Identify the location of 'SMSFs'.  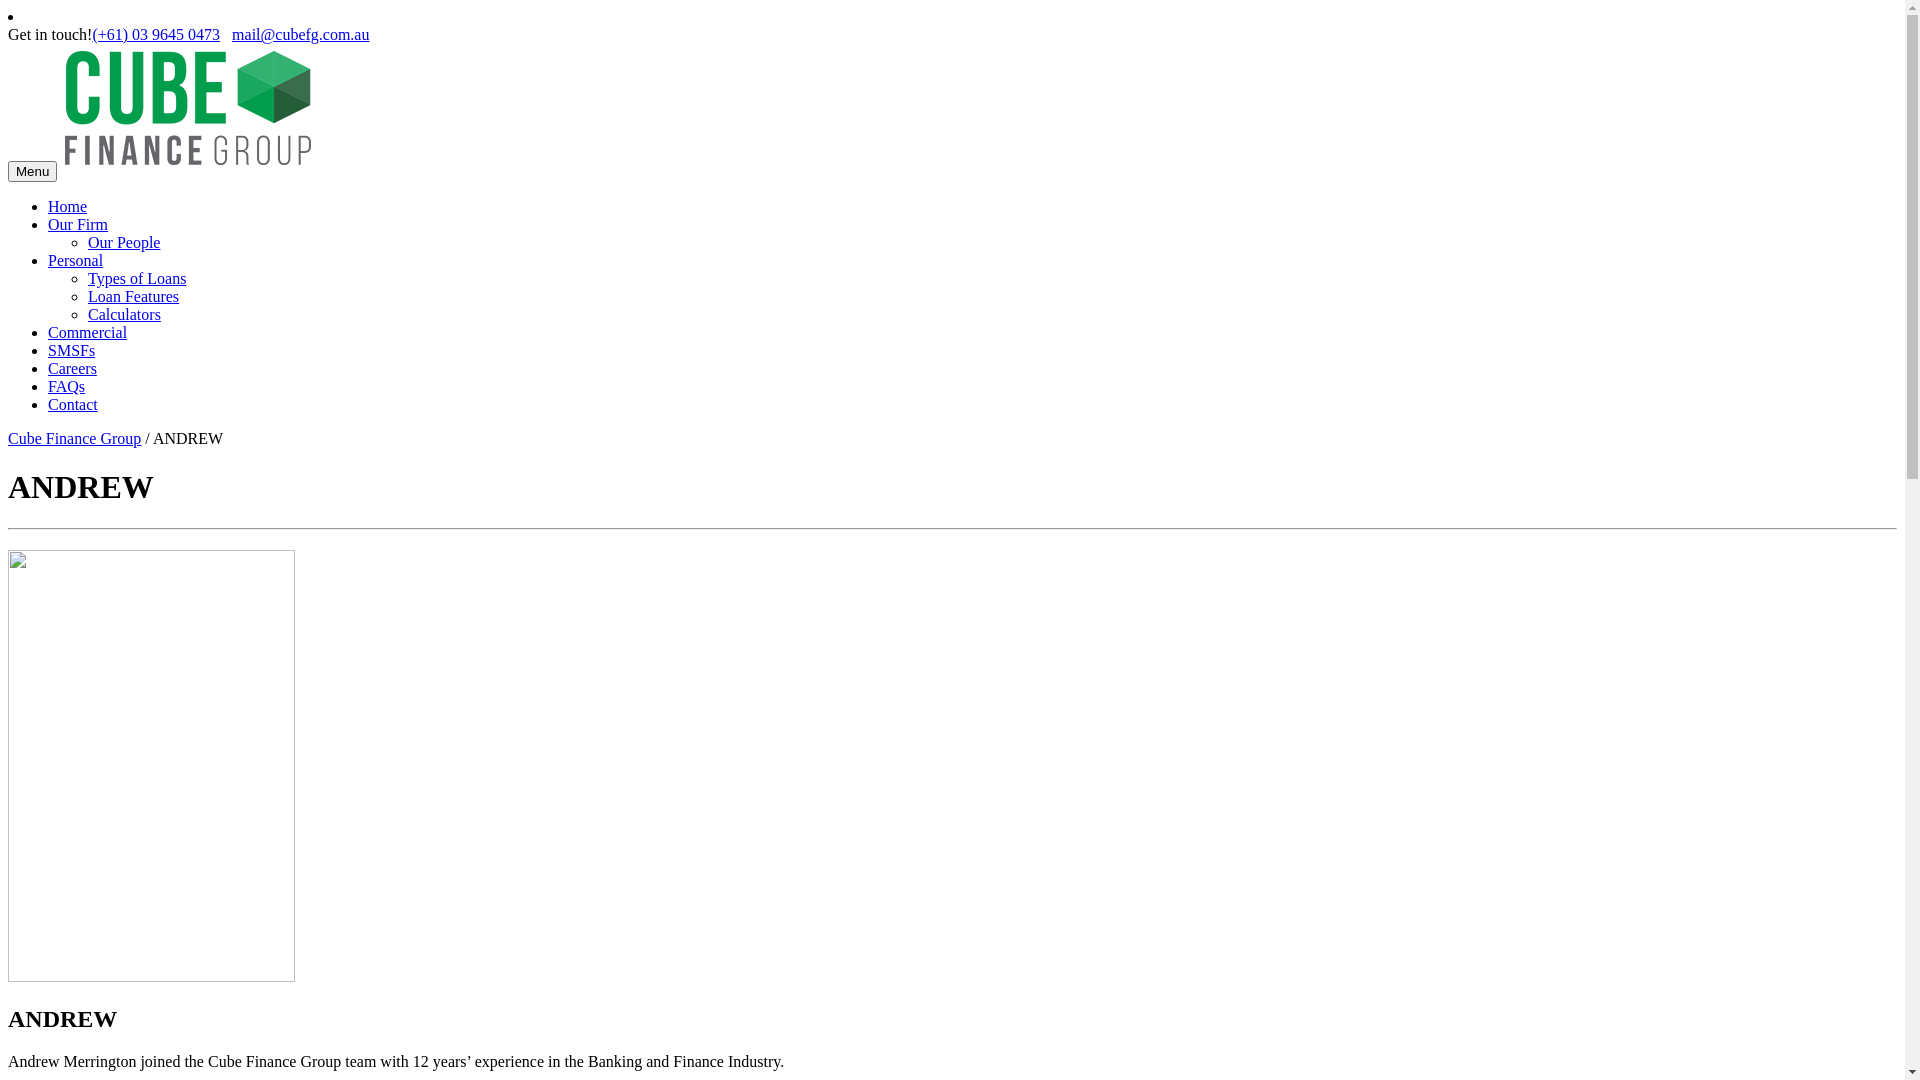
(71, 349).